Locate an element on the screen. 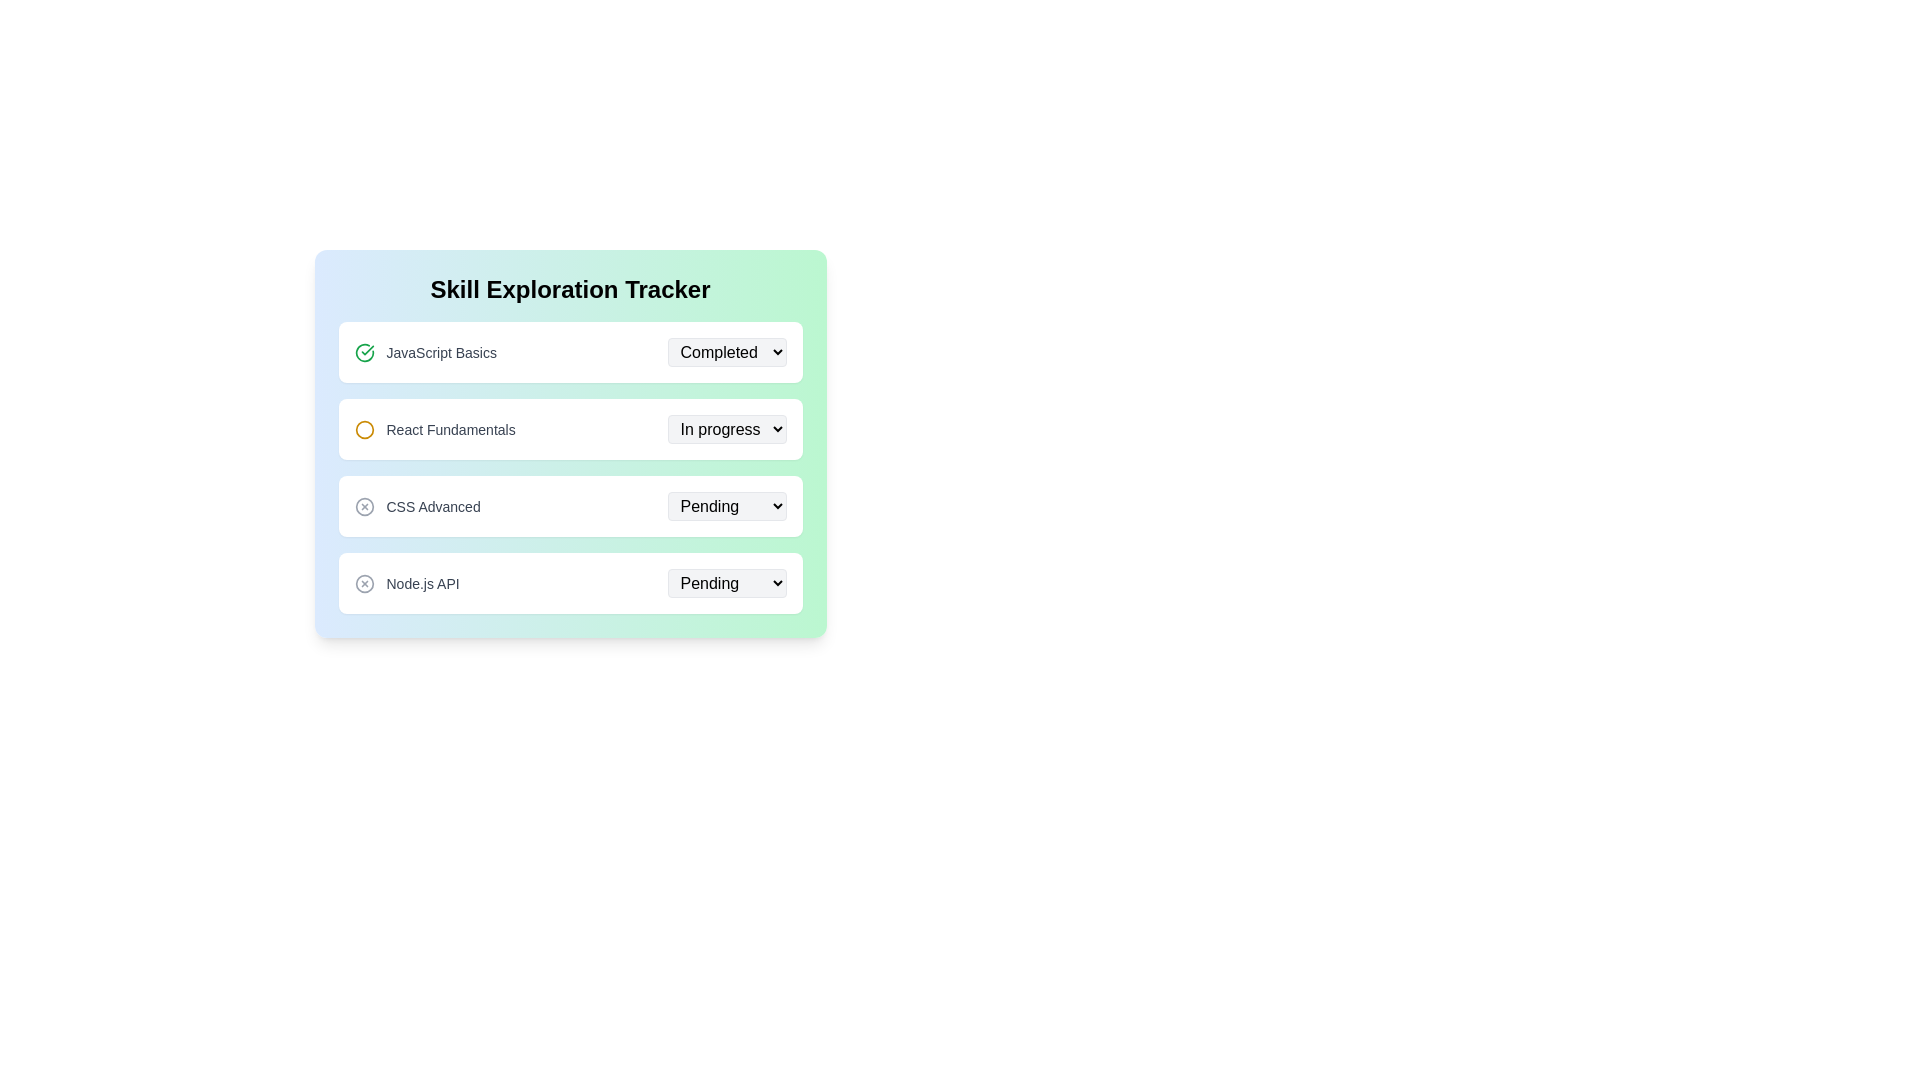  the text label displaying 'Node.js API' in the fourth row of the skill exploration tracker is located at coordinates (422, 583).